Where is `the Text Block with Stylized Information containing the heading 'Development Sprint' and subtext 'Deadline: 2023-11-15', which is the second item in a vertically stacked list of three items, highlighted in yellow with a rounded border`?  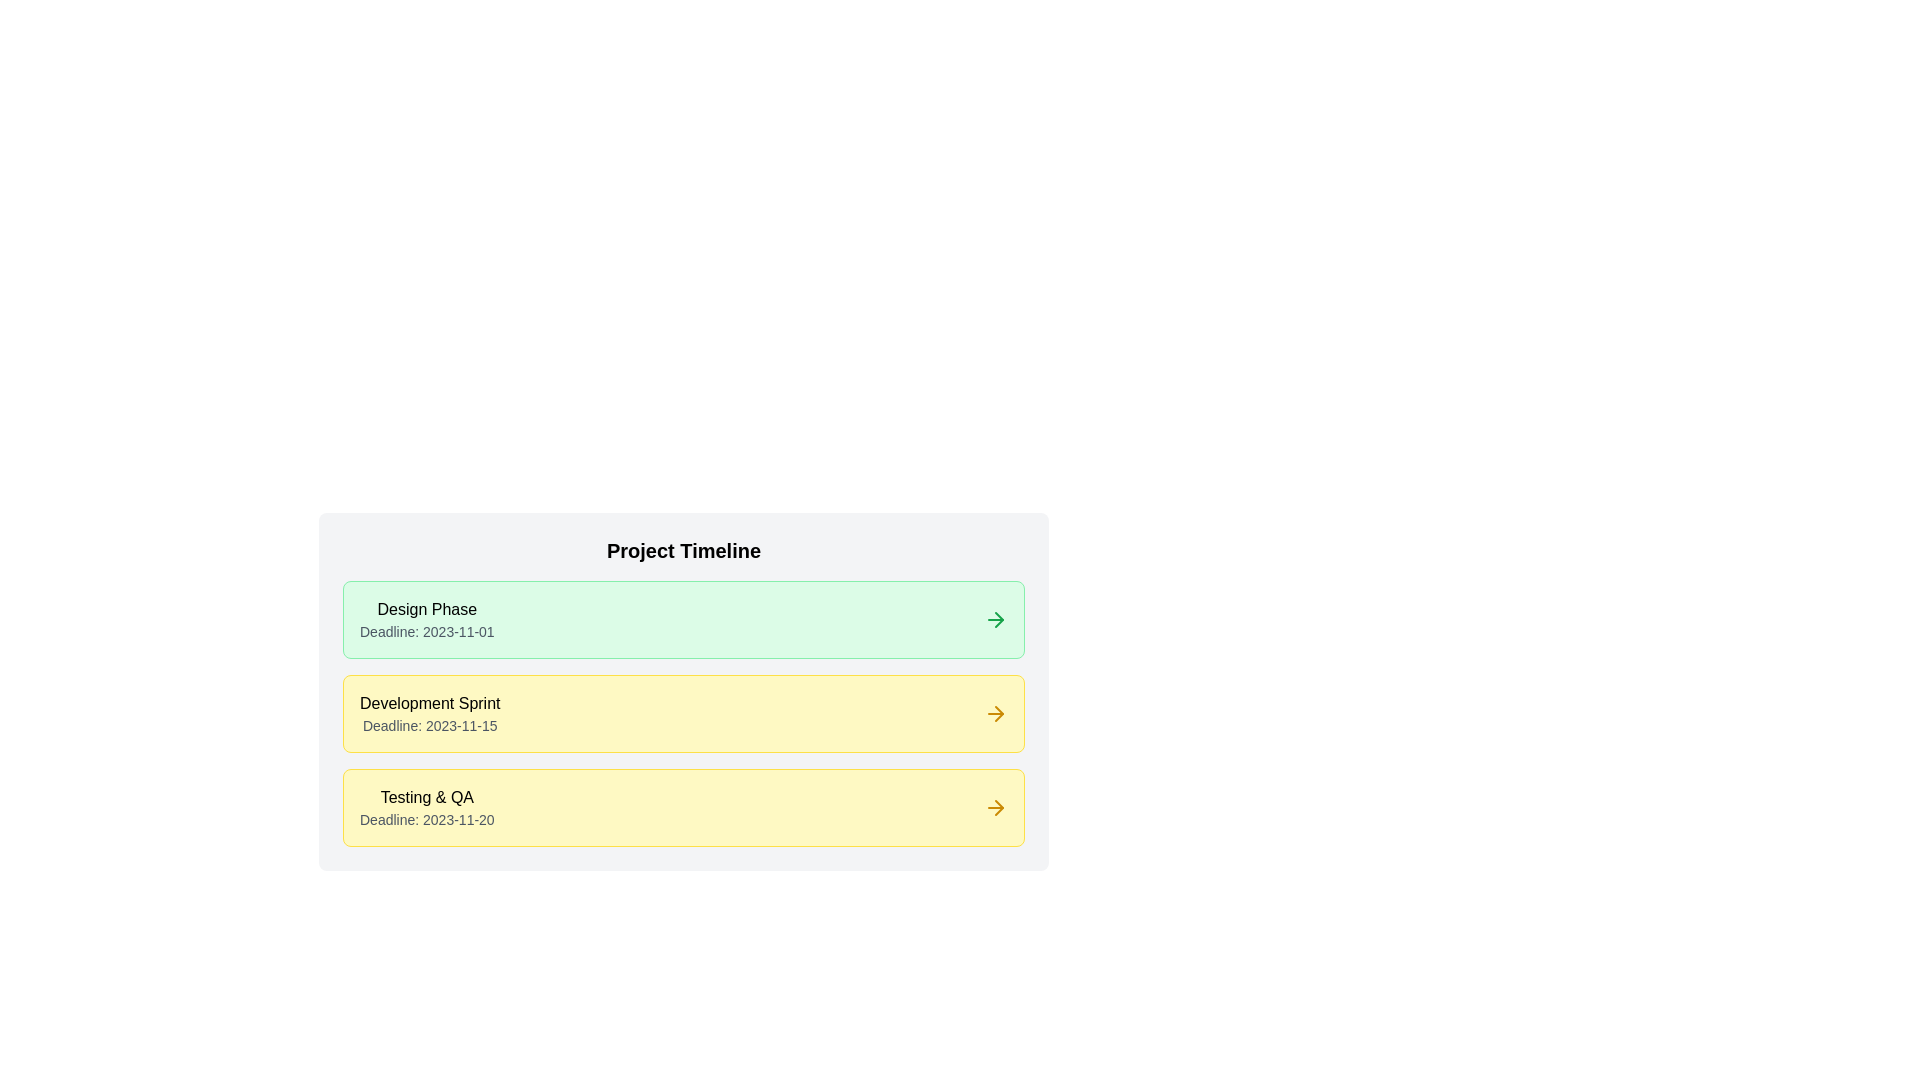
the Text Block with Stylized Information containing the heading 'Development Sprint' and subtext 'Deadline: 2023-11-15', which is the second item in a vertically stacked list of three items, highlighted in yellow with a rounded border is located at coordinates (429, 712).